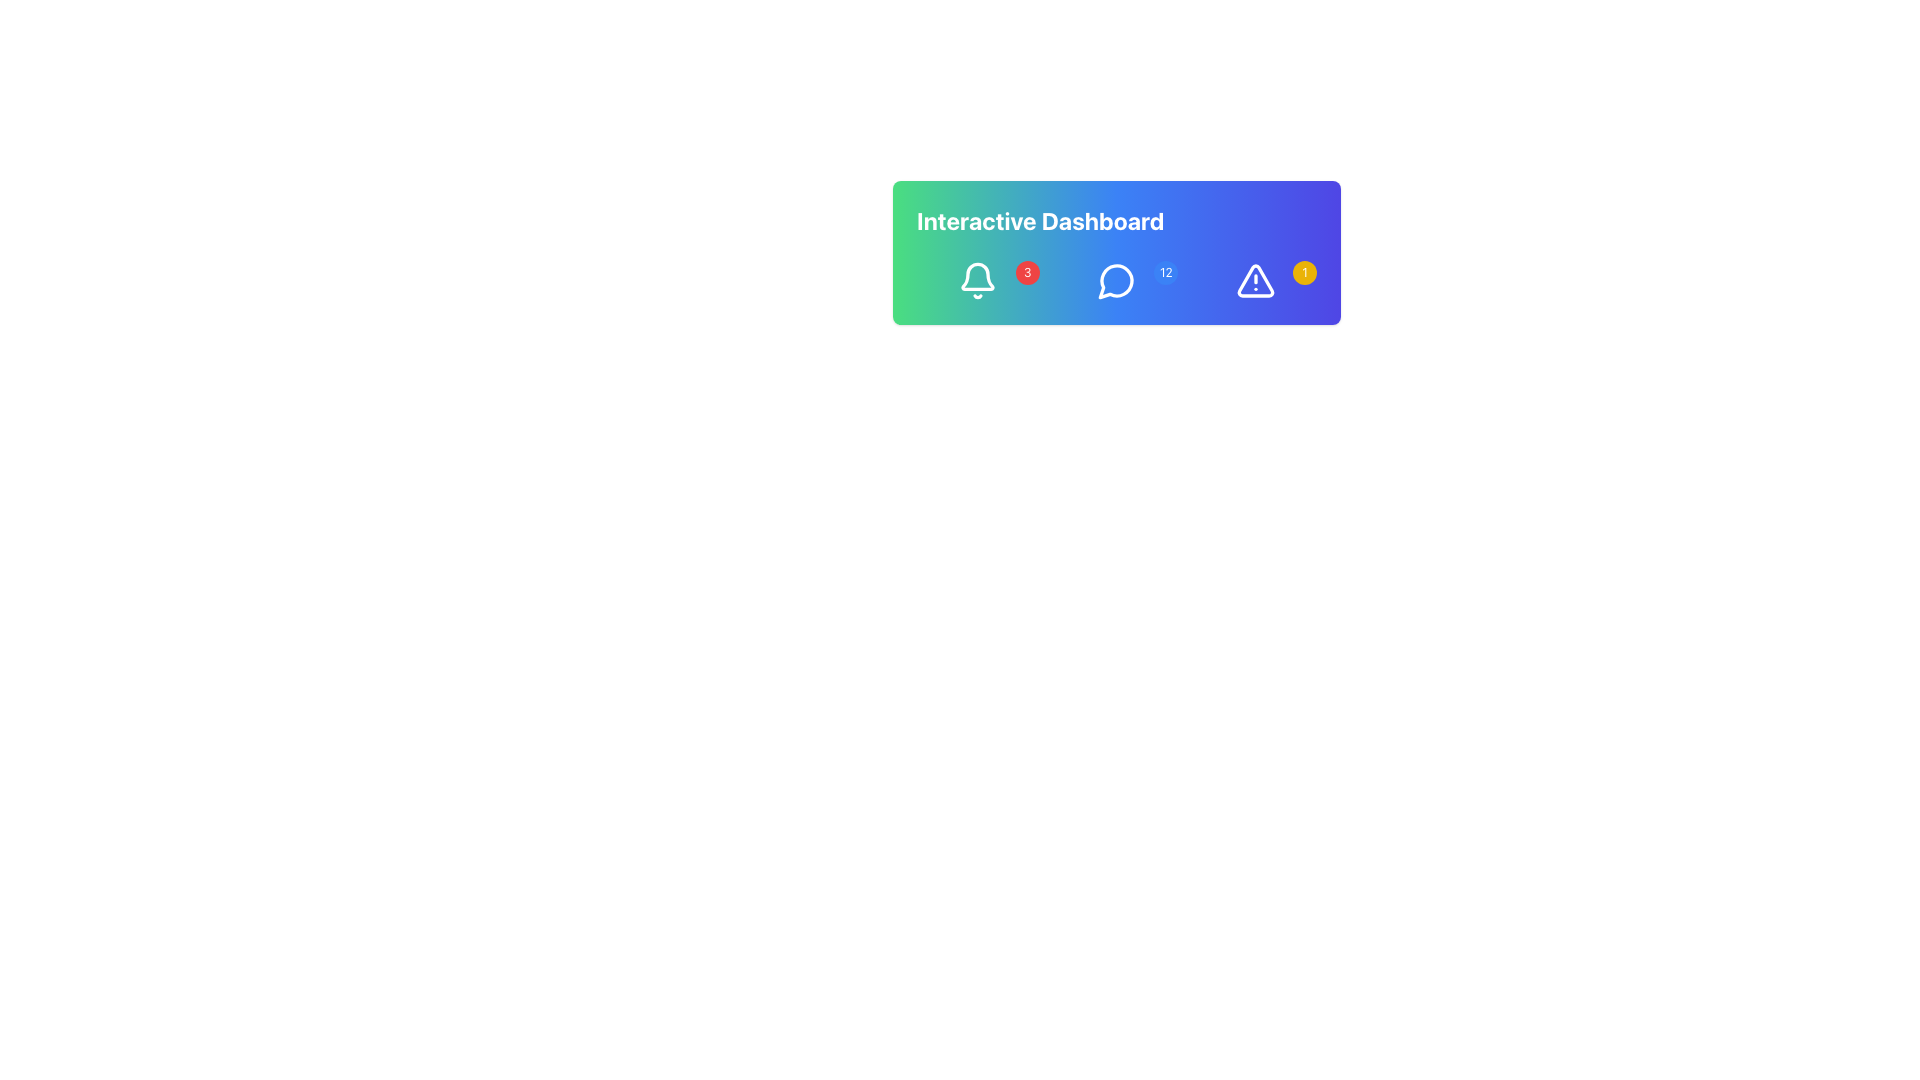 This screenshot has width=1920, height=1080. What do you see at coordinates (1254, 281) in the screenshot?
I see `the triangular warning icon with a blue background and white border` at bounding box center [1254, 281].